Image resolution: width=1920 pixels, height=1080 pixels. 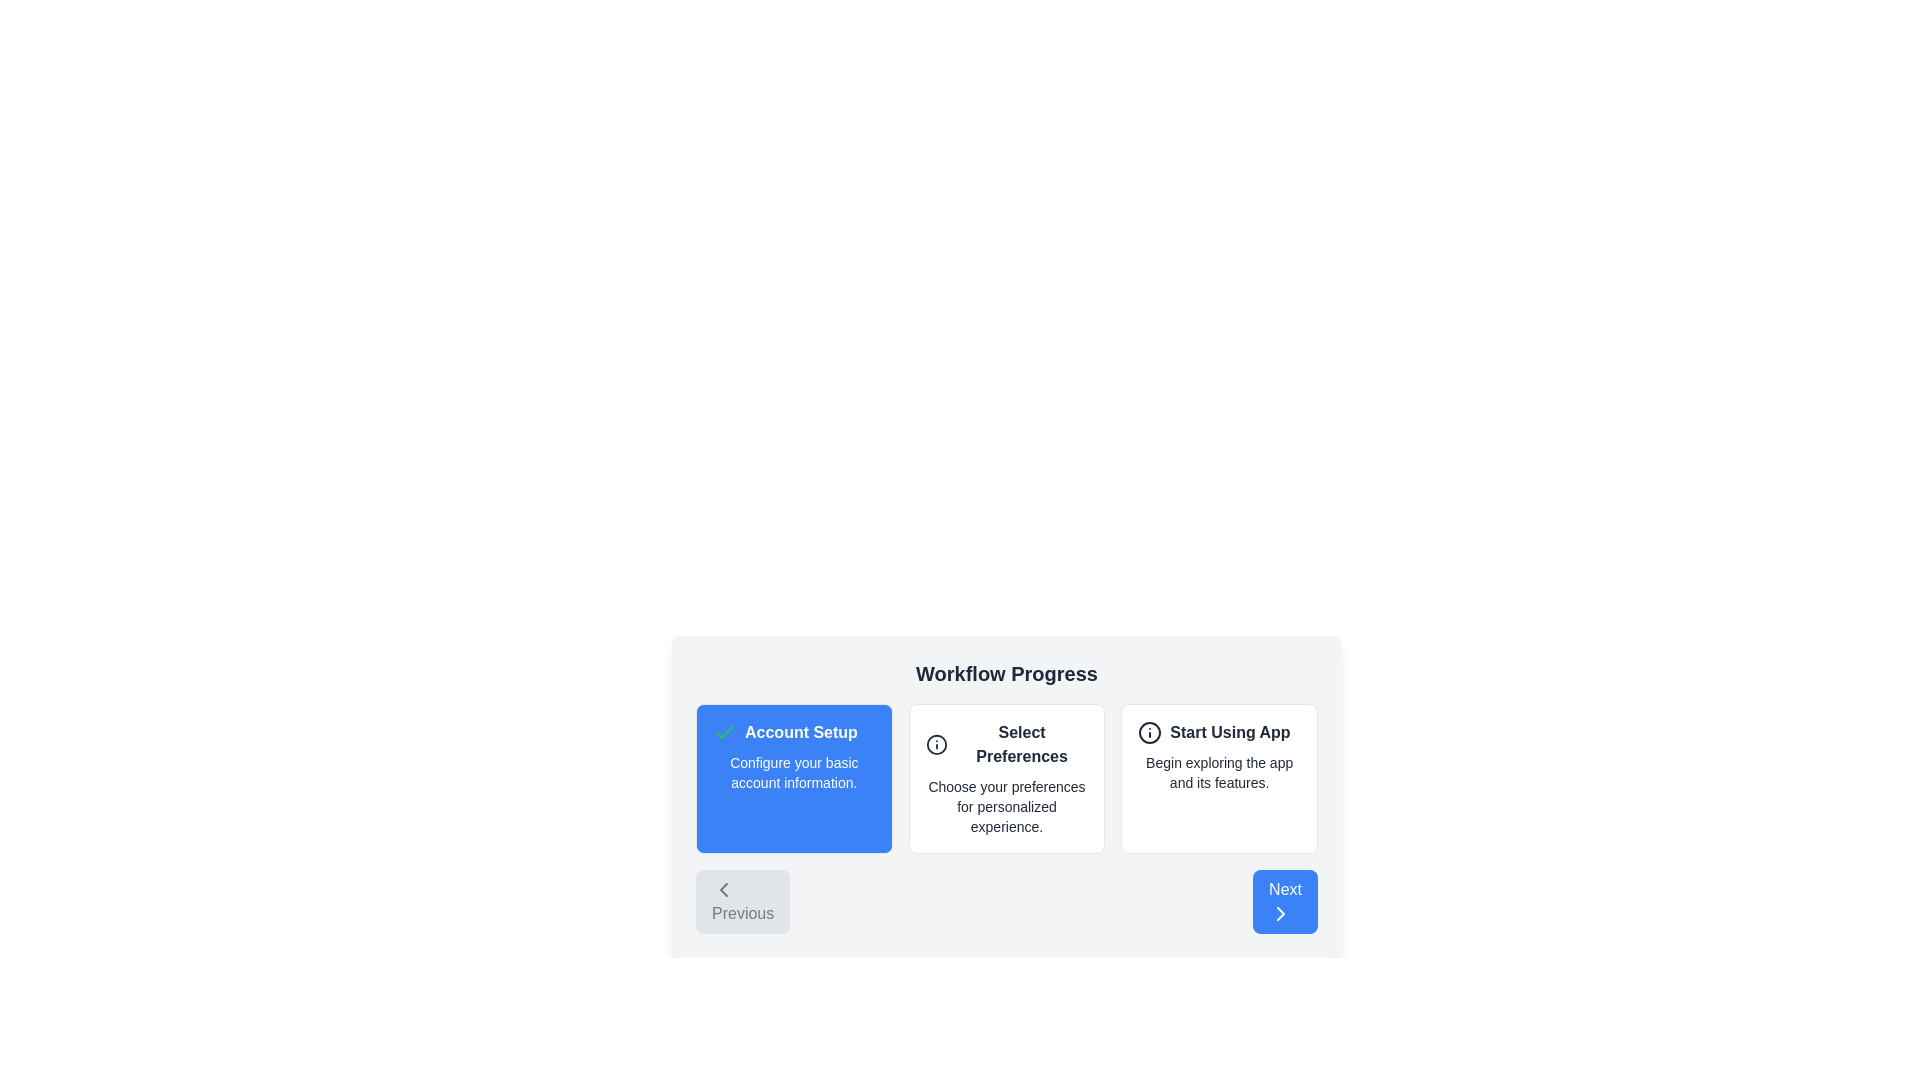 What do you see at coordinates (1281, 914) in the screenshot?
I see `the SVG icon within the 'Next' button located at the bottom-right corner of the interface, which indicates progression in a workflow` at bounding box center [1281, 914].